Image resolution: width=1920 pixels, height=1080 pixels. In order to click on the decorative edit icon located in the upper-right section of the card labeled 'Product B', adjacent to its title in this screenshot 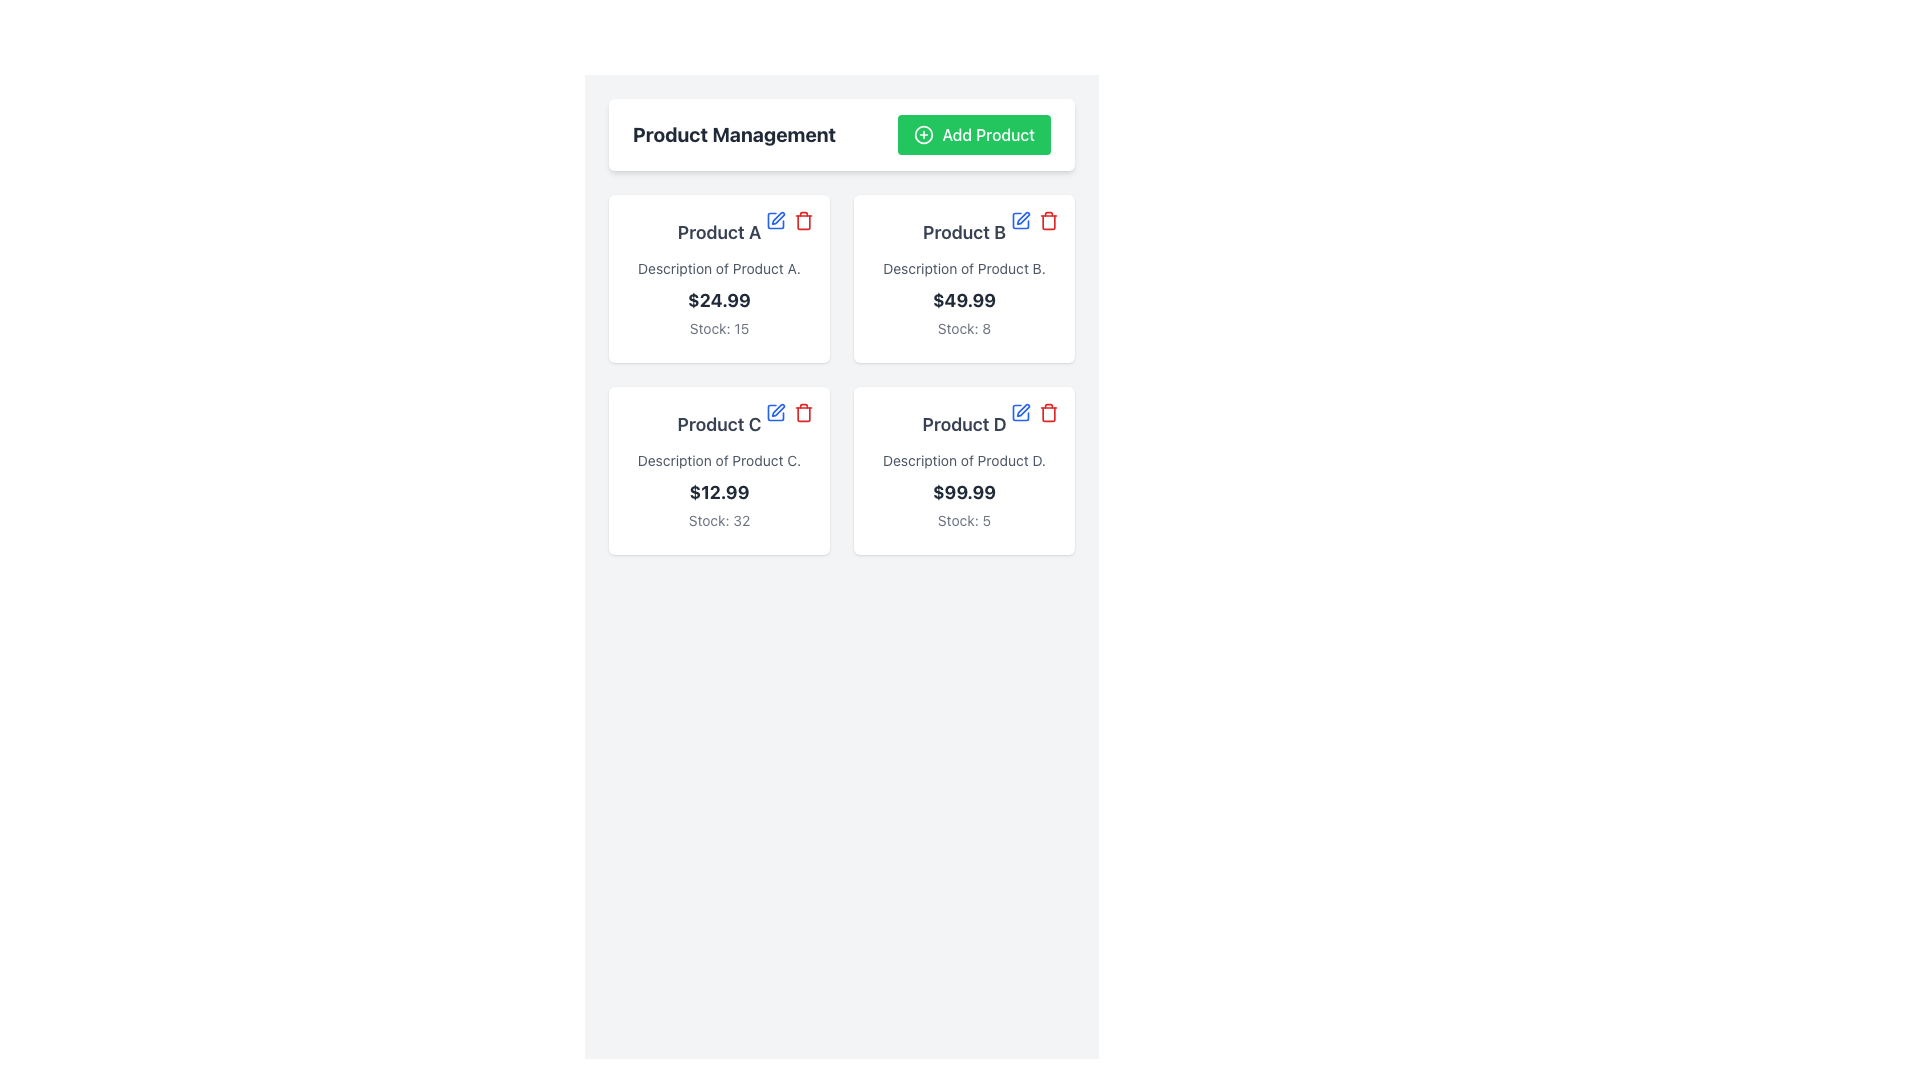, I will do `click(1021, 220)`.